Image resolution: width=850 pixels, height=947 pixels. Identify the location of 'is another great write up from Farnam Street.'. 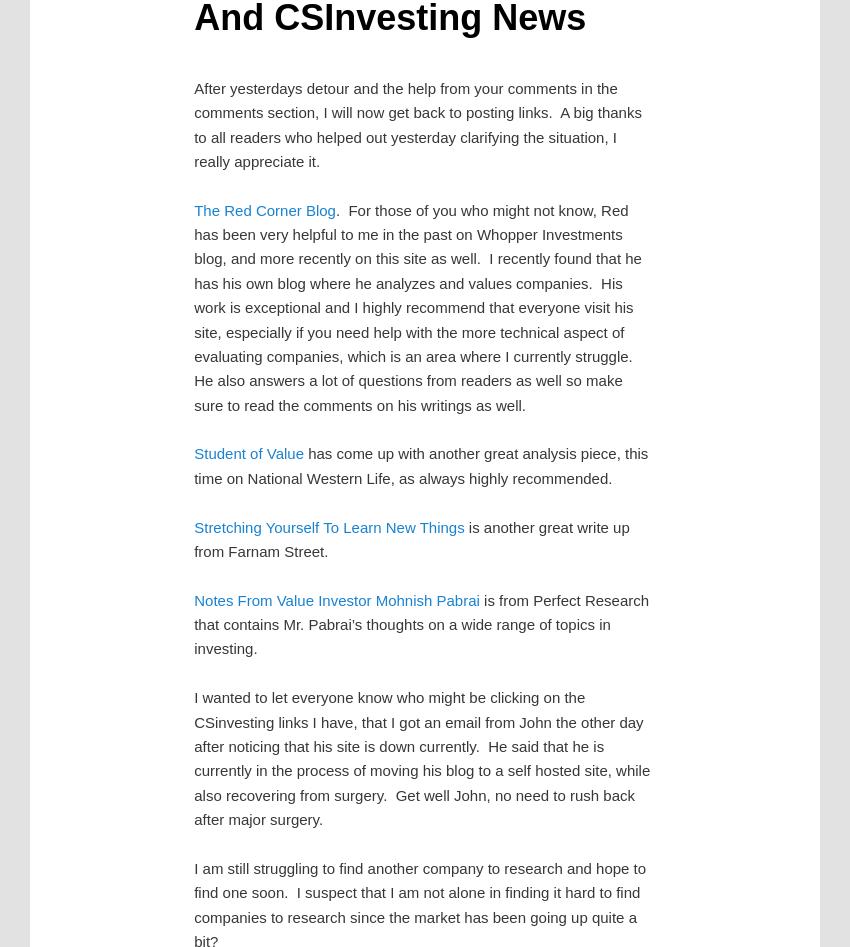
(411, 537).